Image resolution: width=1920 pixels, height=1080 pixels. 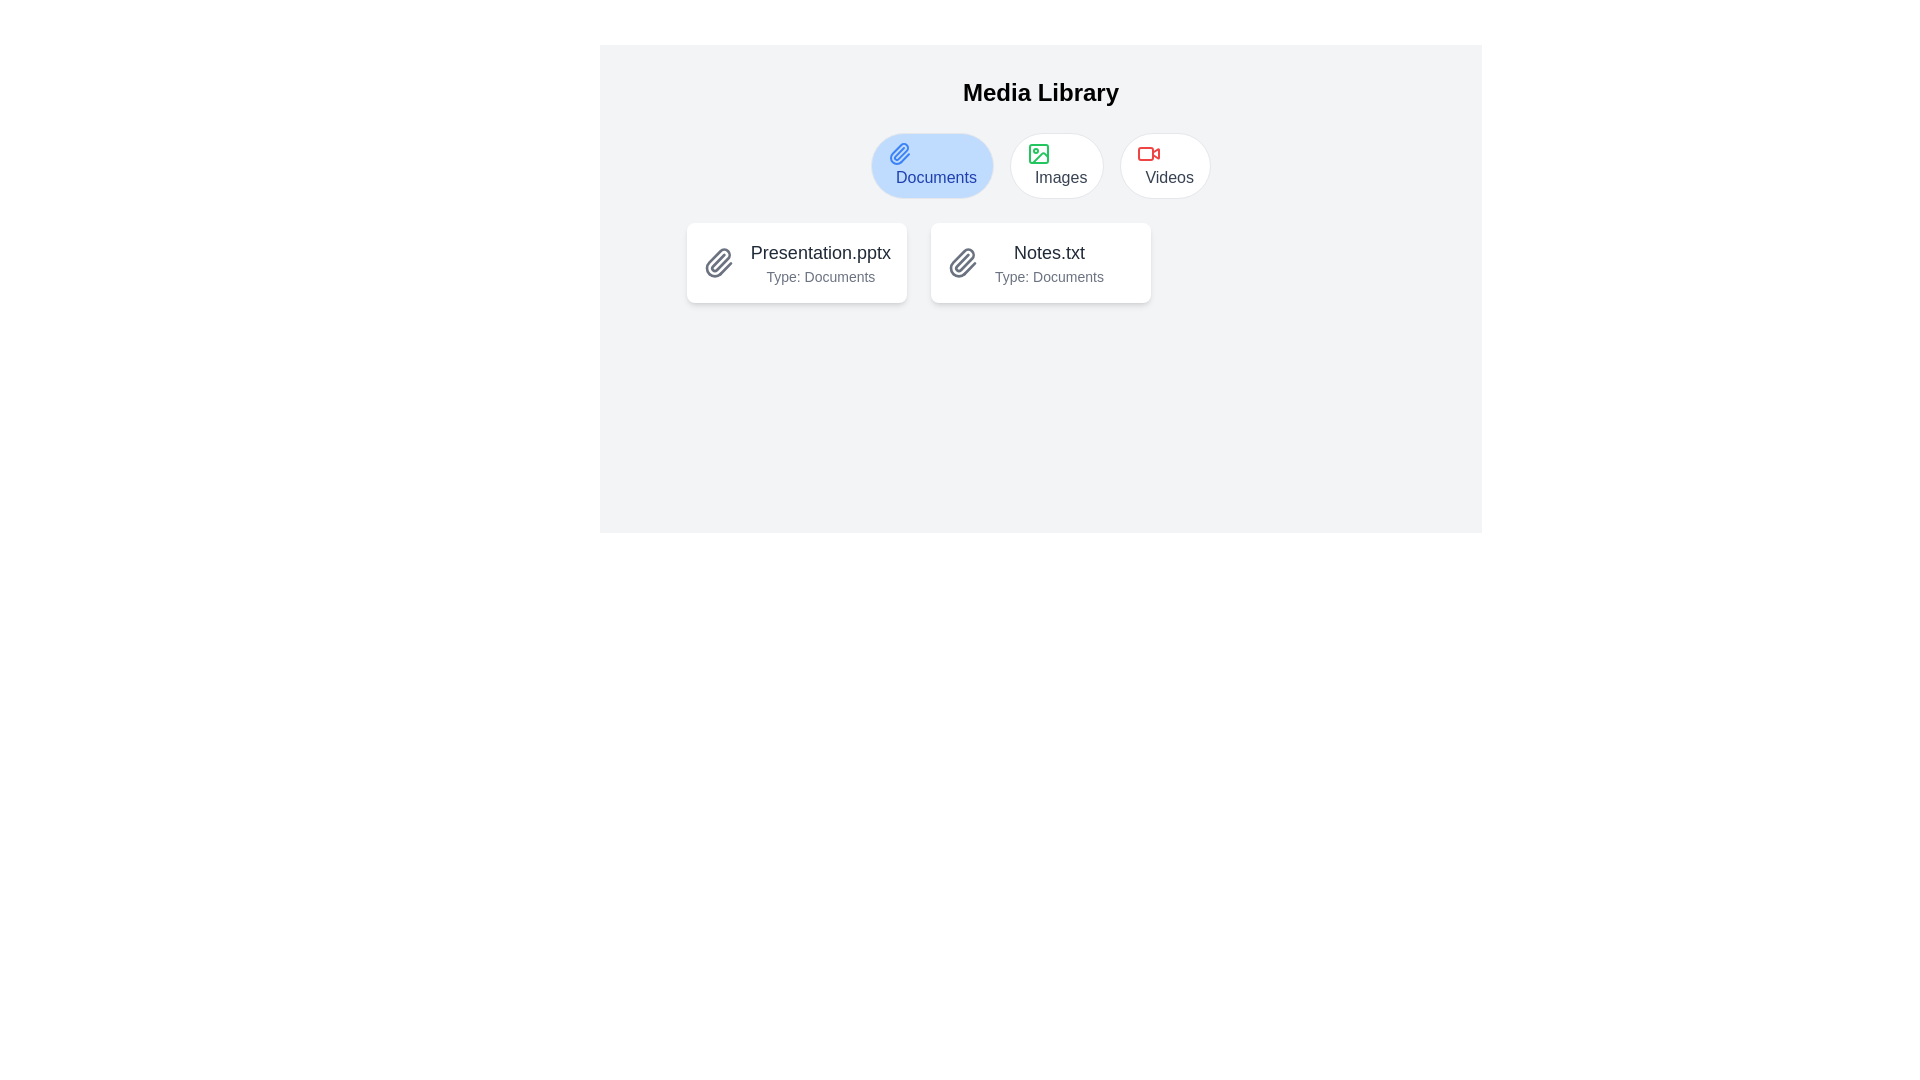 I want to click on the Text Label at the top of the page that indicates the purpose or content of the interface, so click(x=1040, y=92).